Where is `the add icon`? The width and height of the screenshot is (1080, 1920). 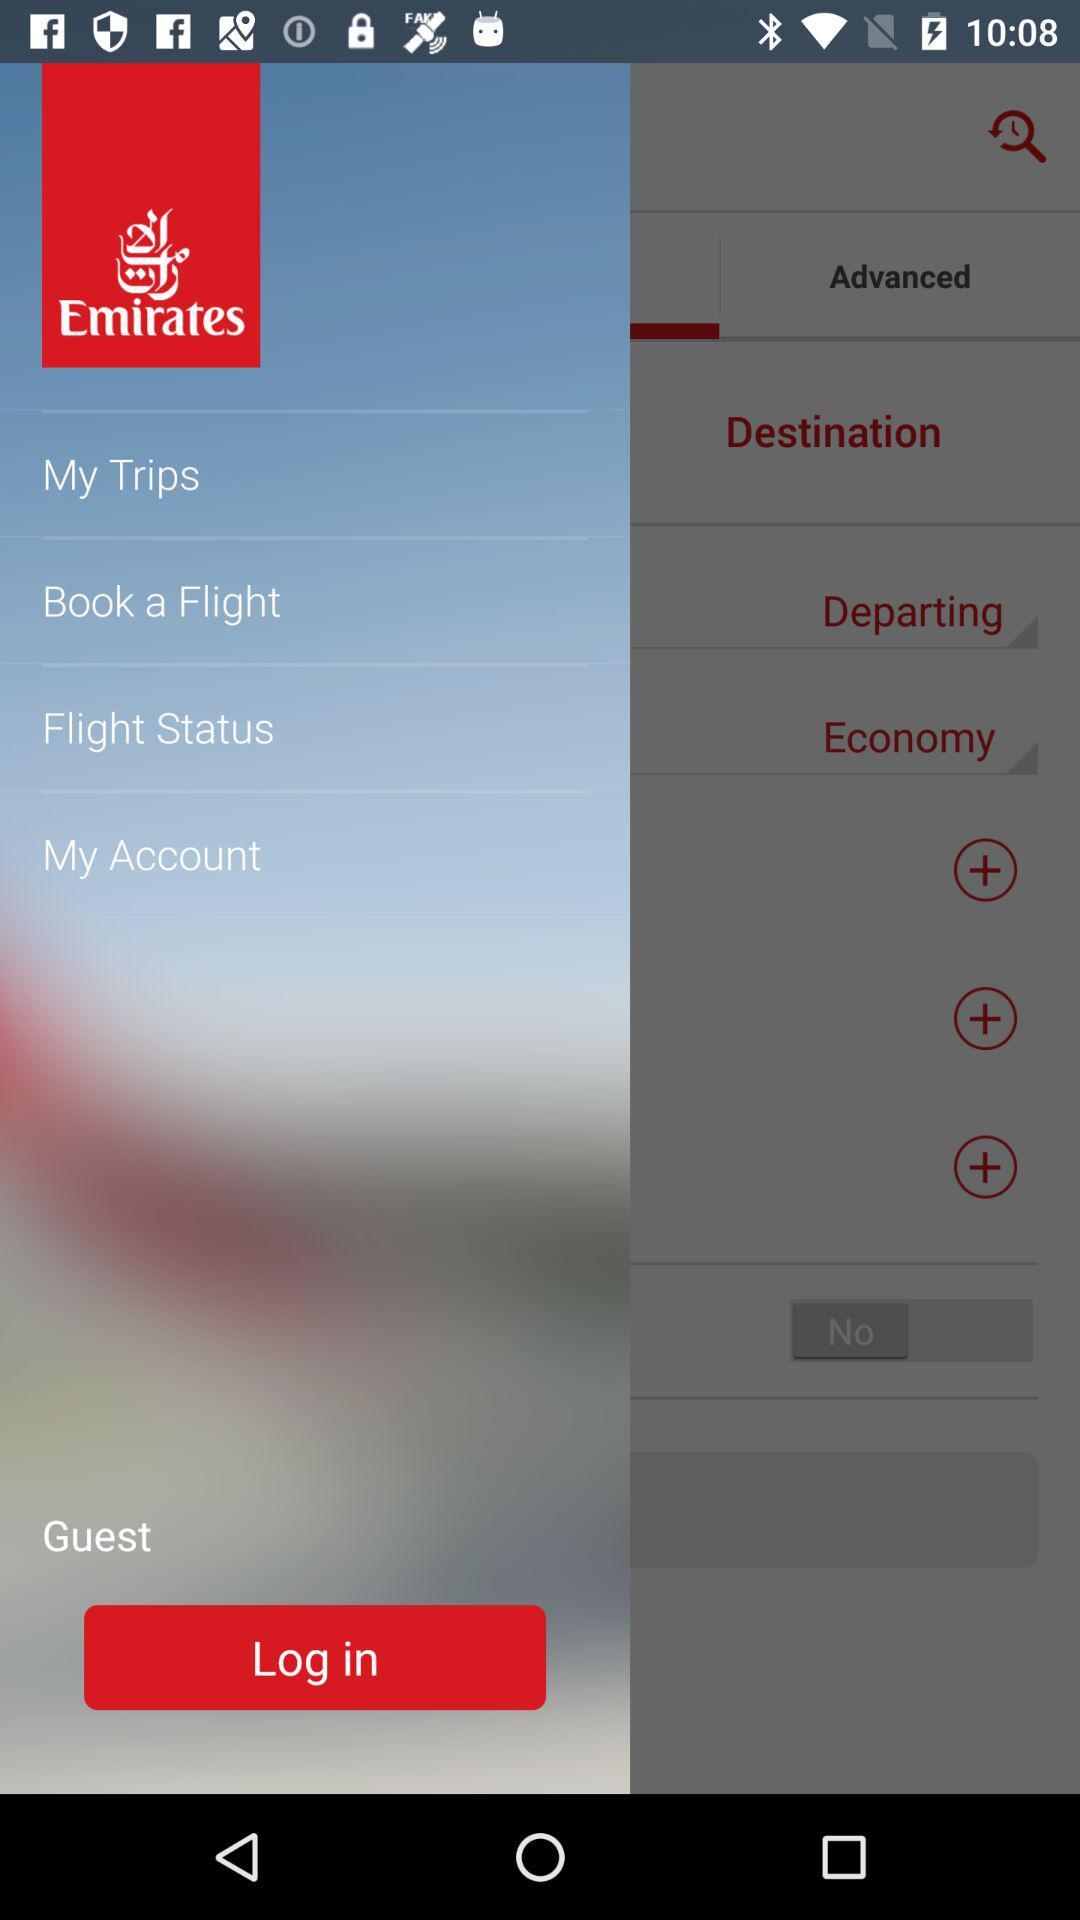
the add icon is located at coordinates (984, 869).